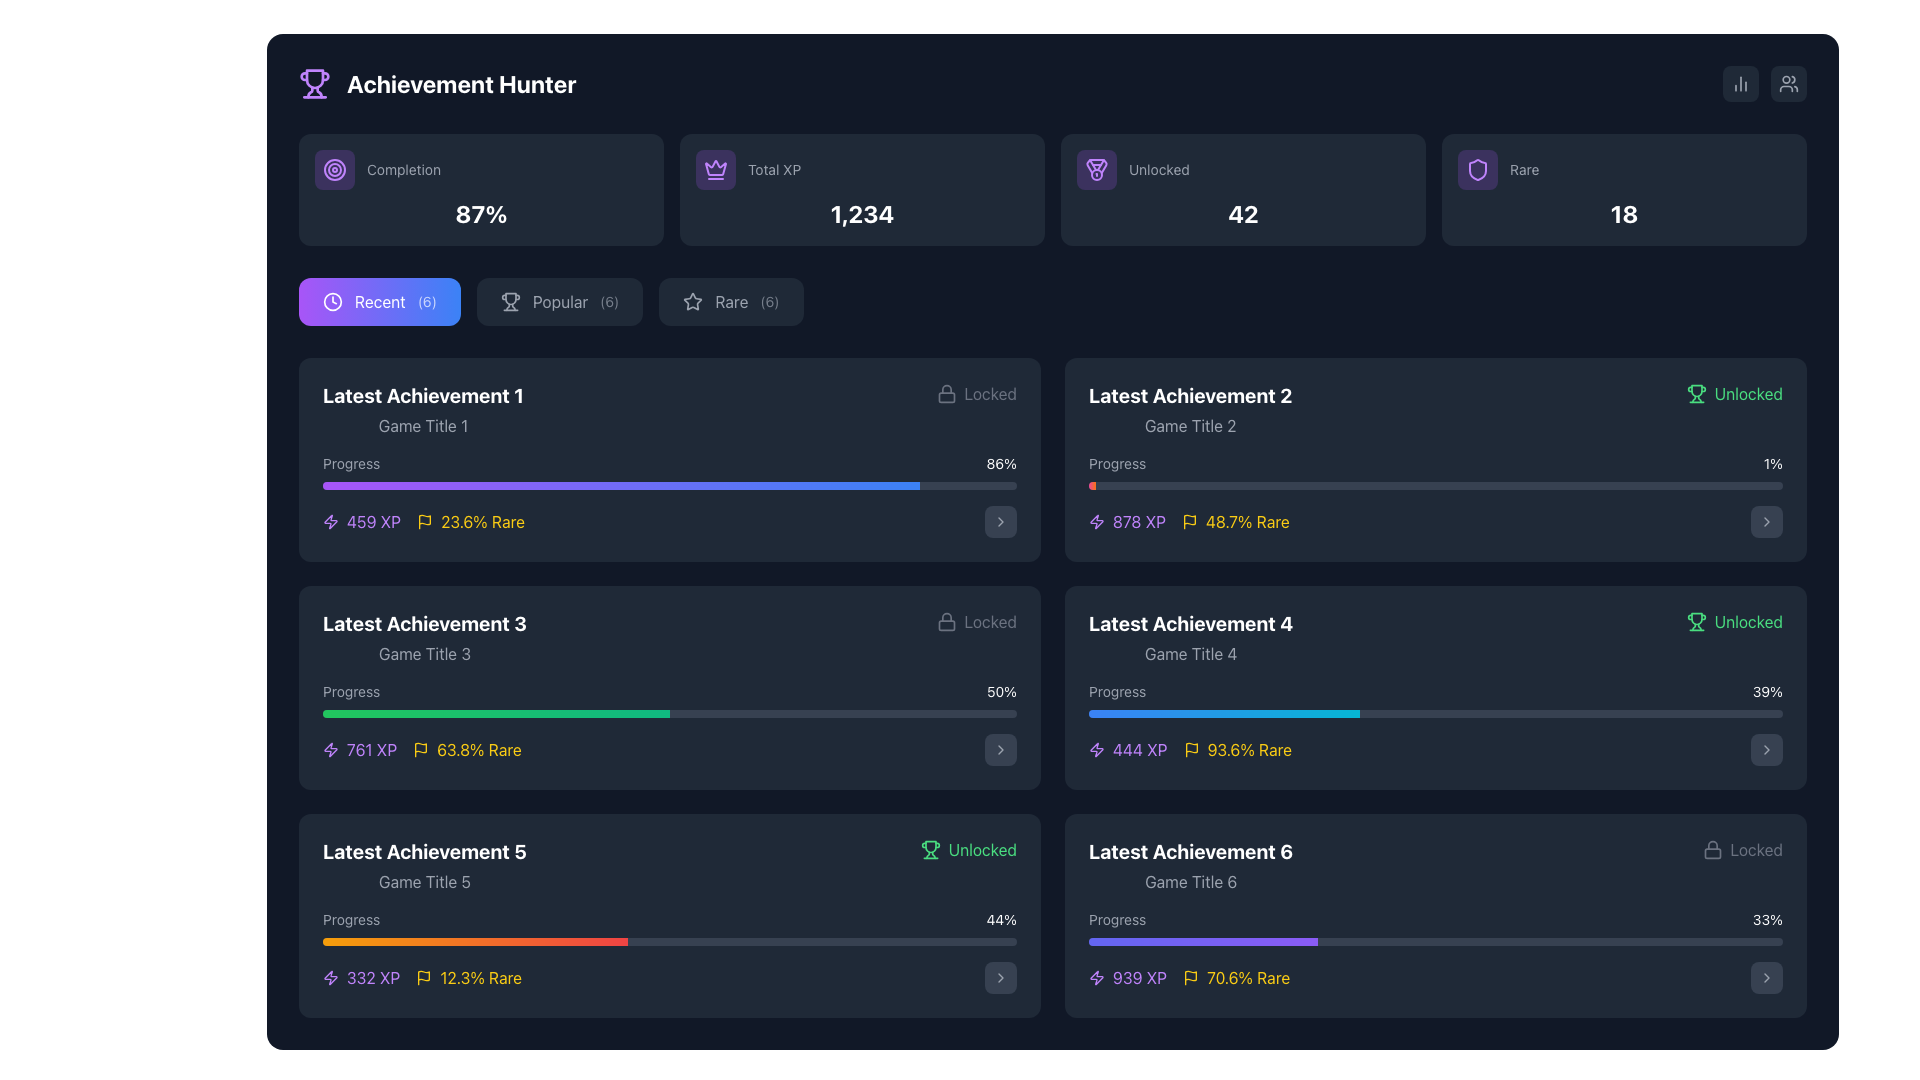 The height and width of the screenshot is (1080, 1920). What do you see at coordinates (1191, 852) in the screenshot?
I see `the text label displaying 'Latest Achievement 6', which is a bold, large white header located in the bottom-right card block above 'Game Title 6'` at bounding box center [1191, 852].